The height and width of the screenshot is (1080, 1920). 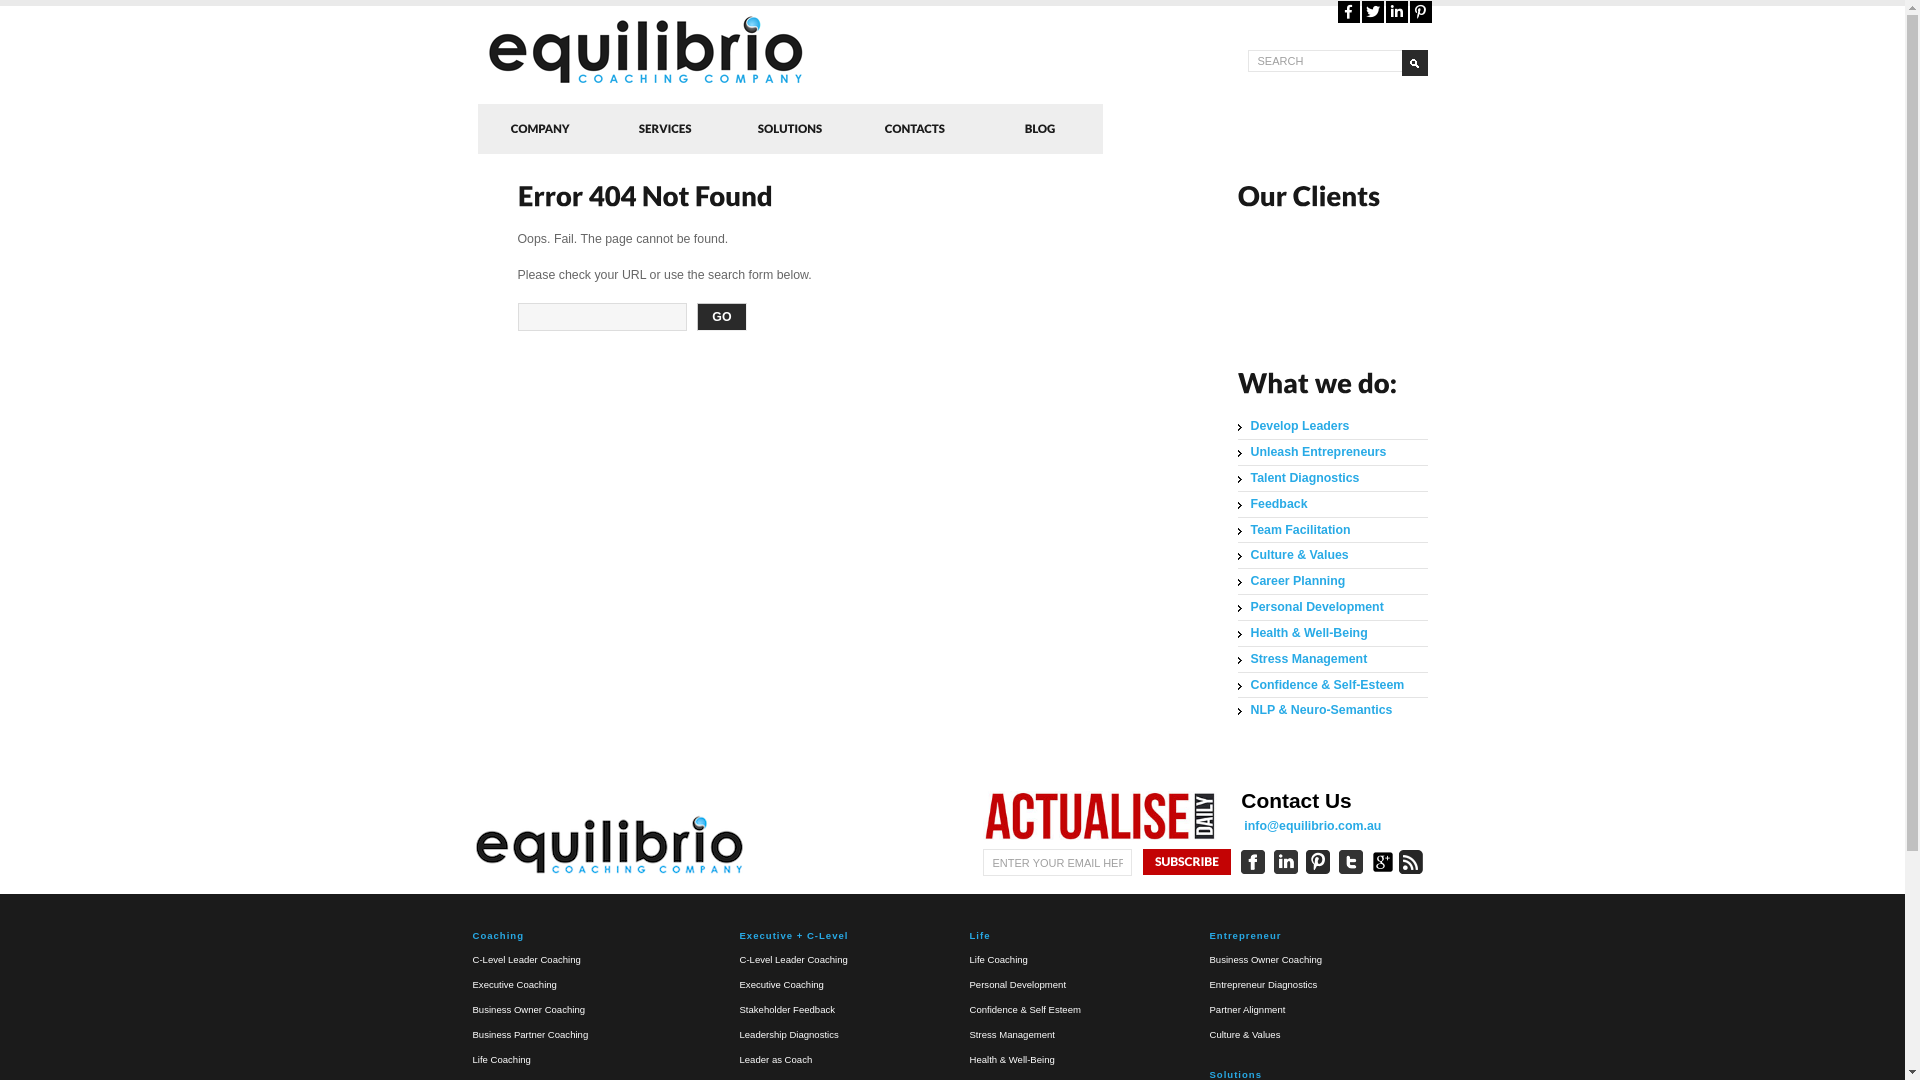 I want to click on 'Team Facilitation', so click(x=1237, y=529).